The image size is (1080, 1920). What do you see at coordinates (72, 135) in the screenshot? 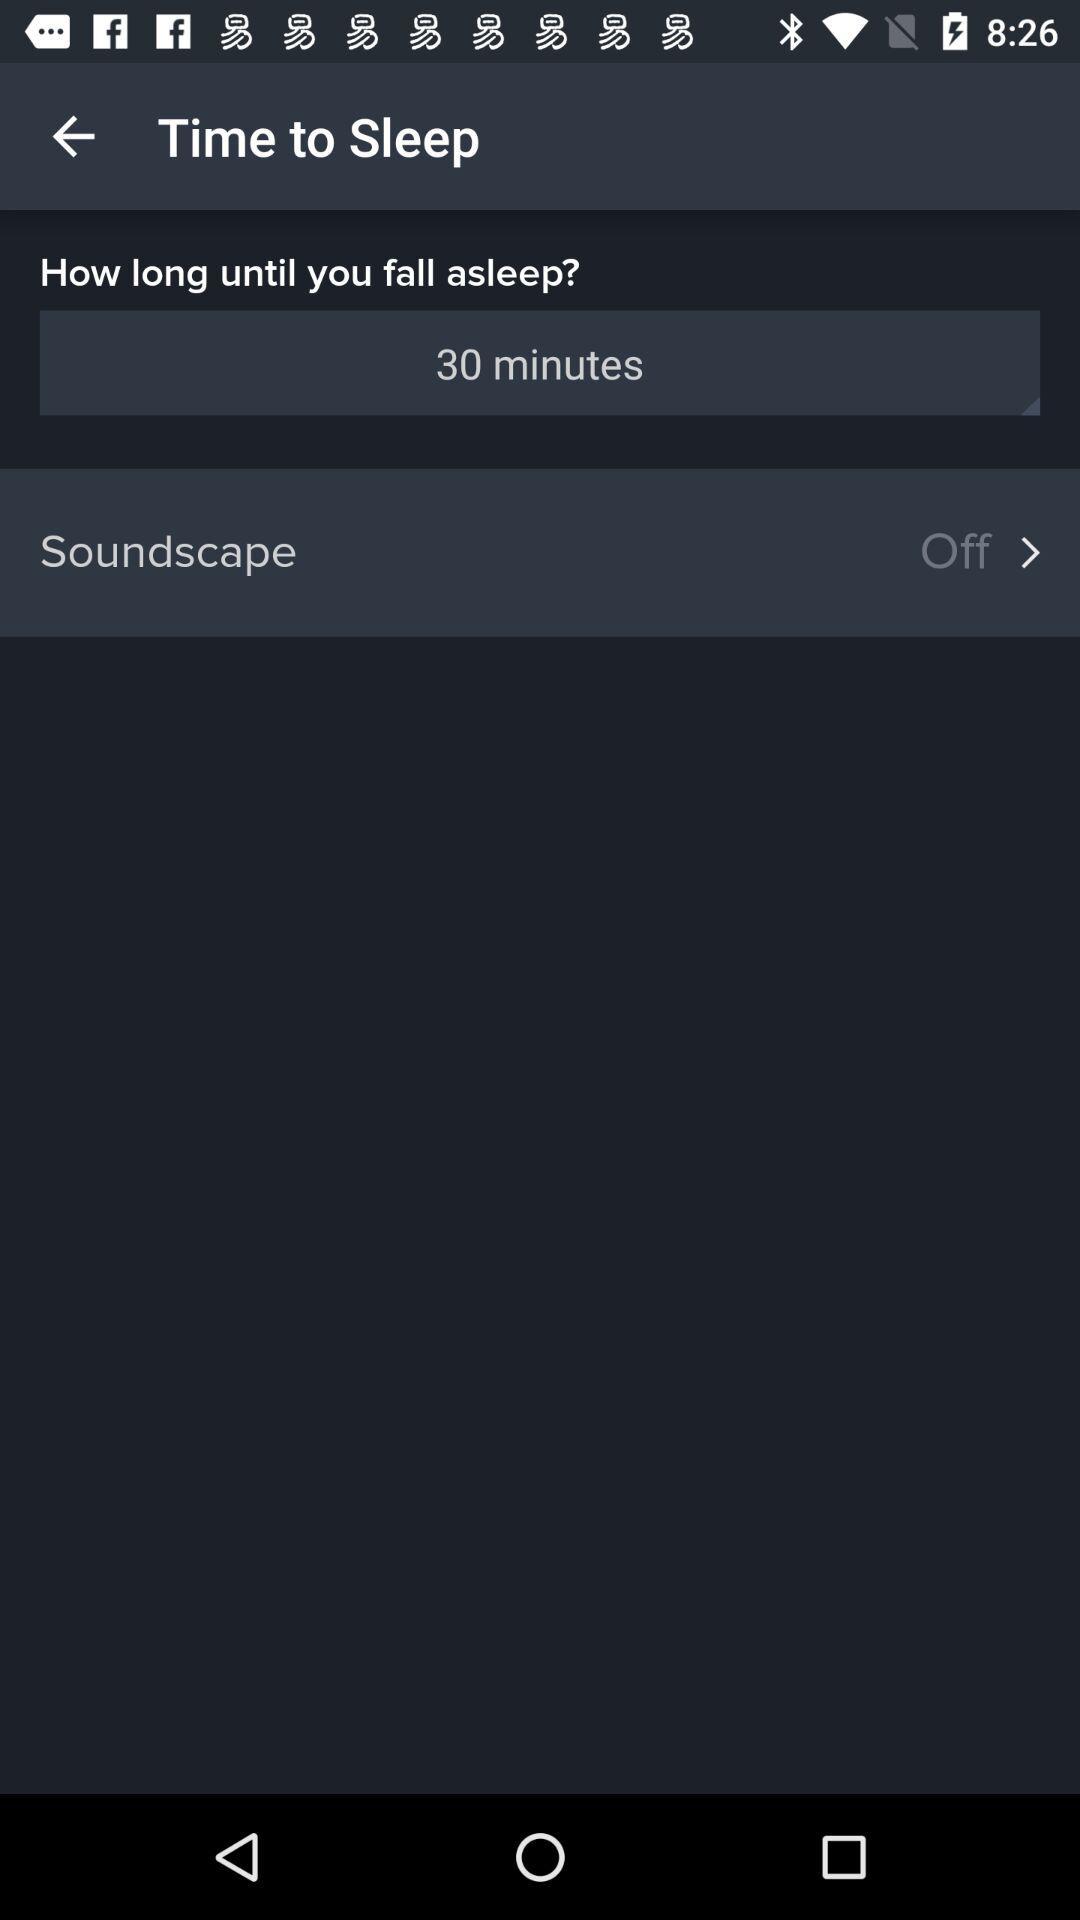
I see `the icon next to time to sleep` at bounding box center [72, 135].